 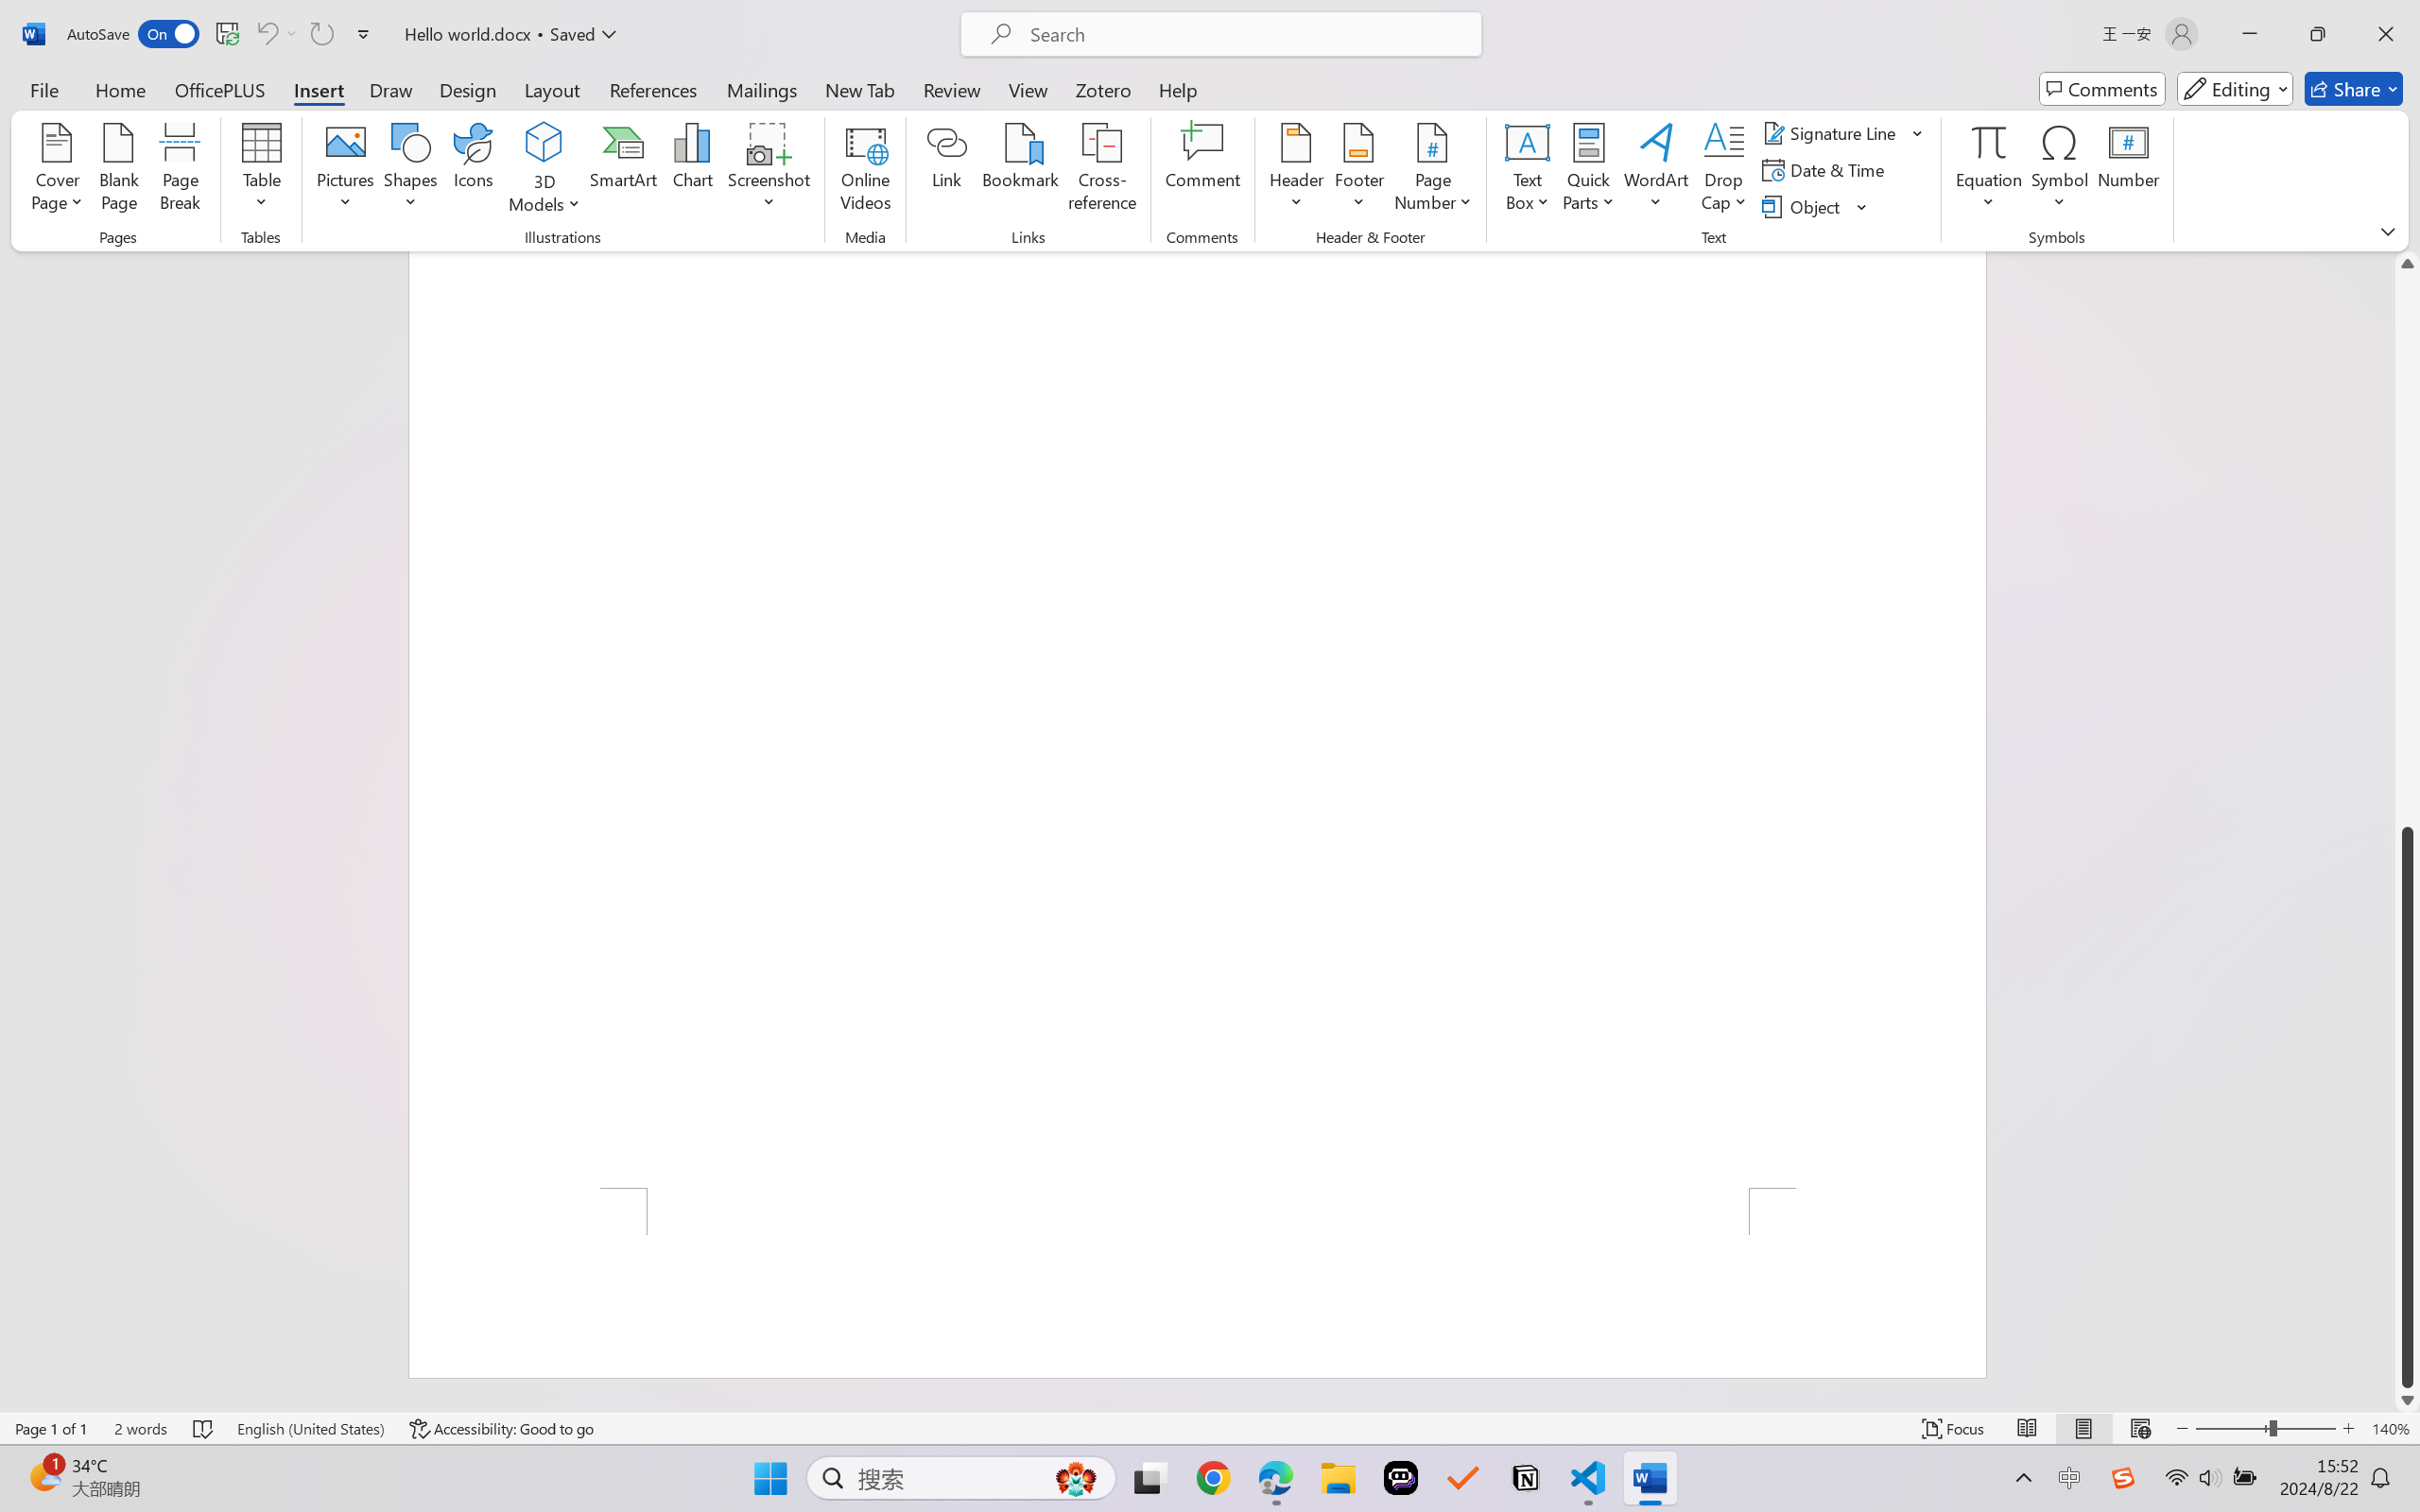 What do you see at coordinates (43, 1476) in the screenshot?
I see `'AutomationID: BadgeAnchorLargeTicker'` at bounding box center [43, 1476].